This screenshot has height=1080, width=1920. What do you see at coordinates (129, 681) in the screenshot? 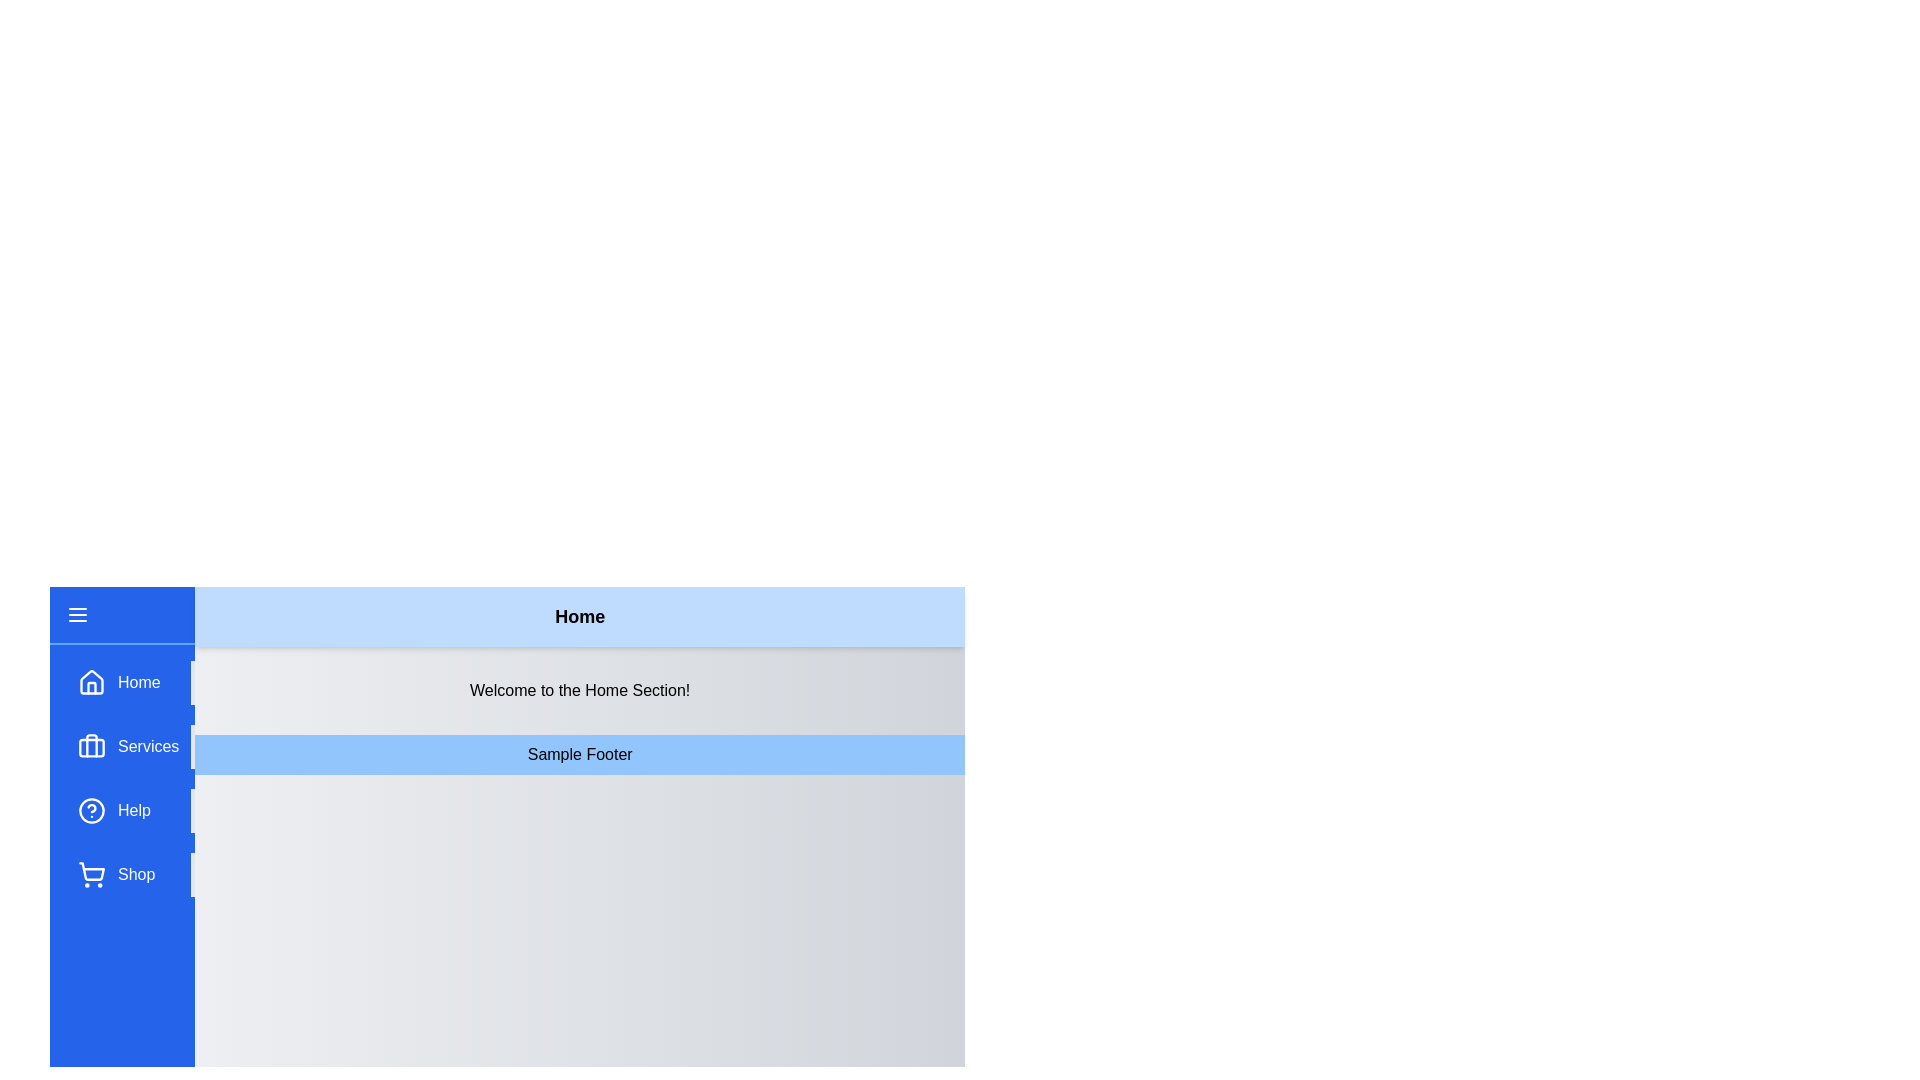
I see `the 'Home' navigation button located at the top of the sidebar menu` at bounding box center [129, 681].